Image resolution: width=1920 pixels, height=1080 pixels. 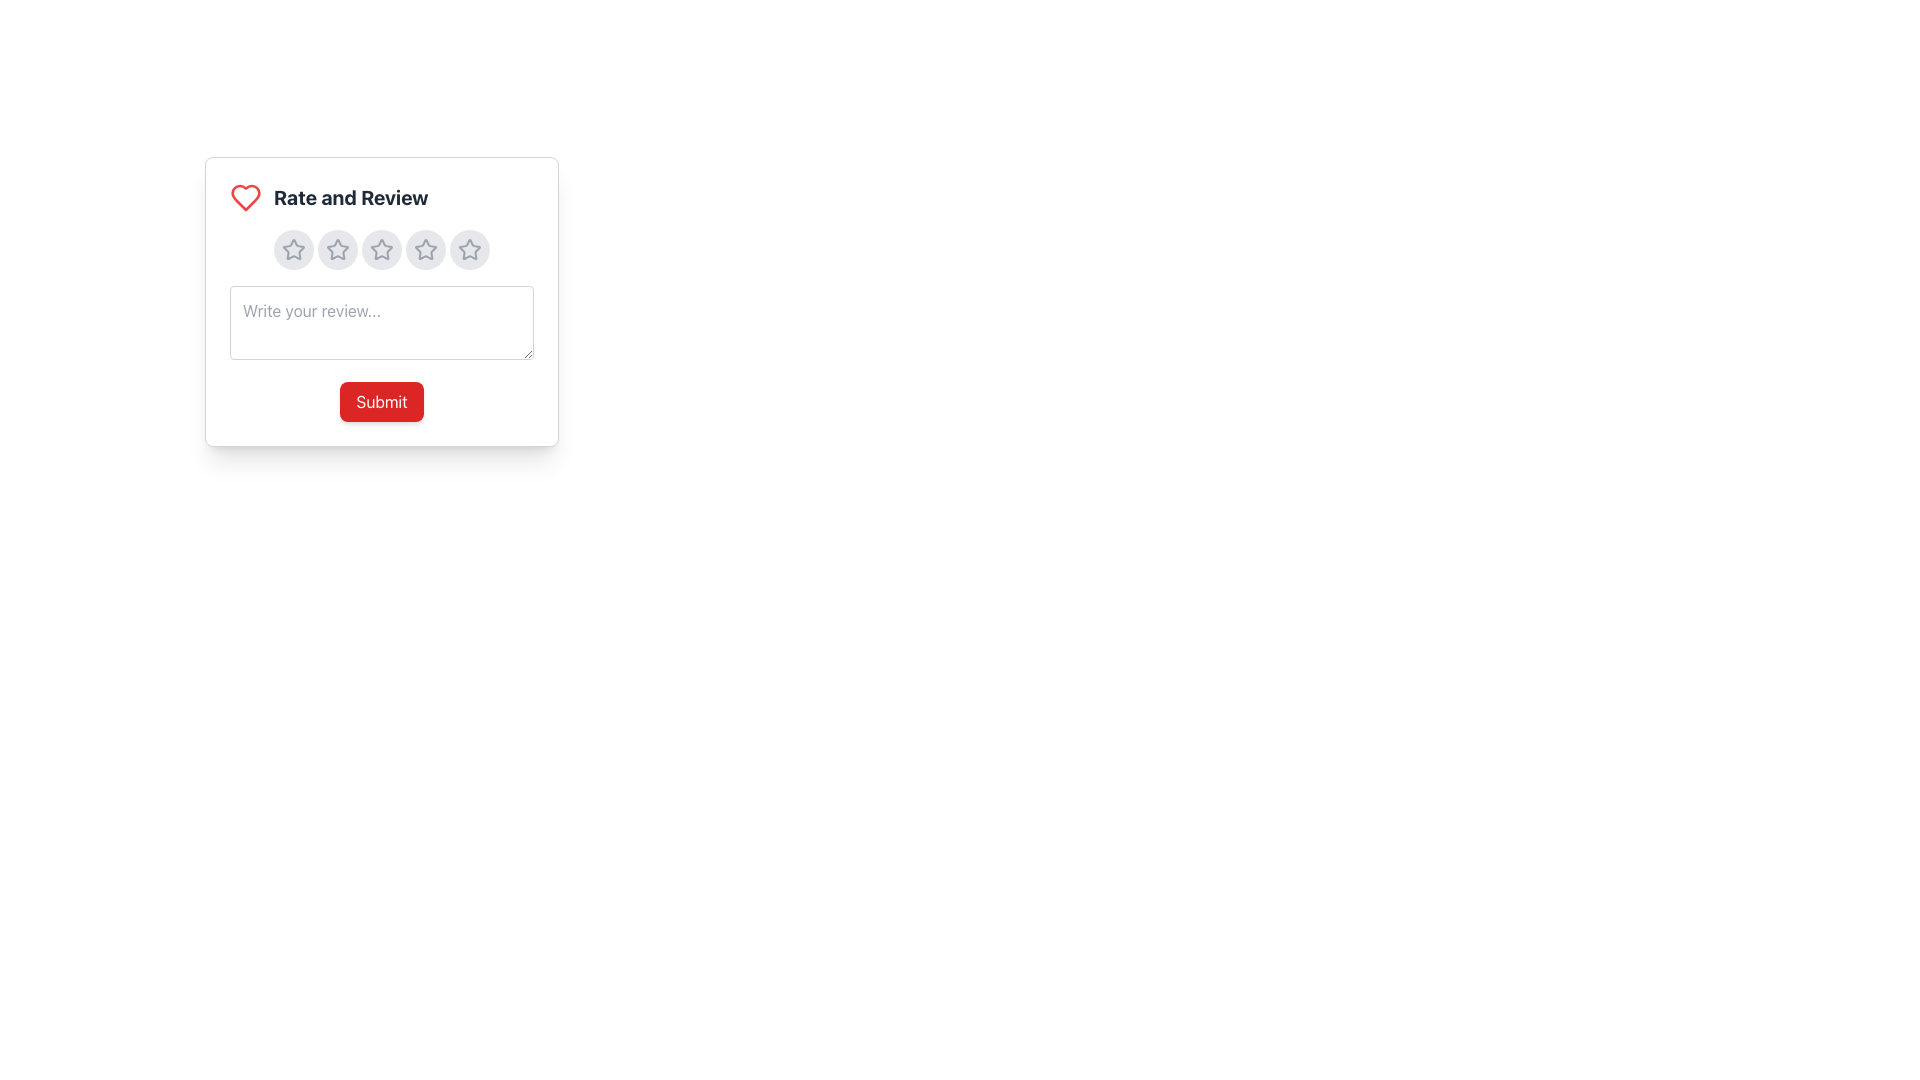 I want to click on the red heart-shaped icon located at the leftmost position above the rating stars and review input box, adjacent to the 'Rate and Review' title text, so click(x=244, y=197).